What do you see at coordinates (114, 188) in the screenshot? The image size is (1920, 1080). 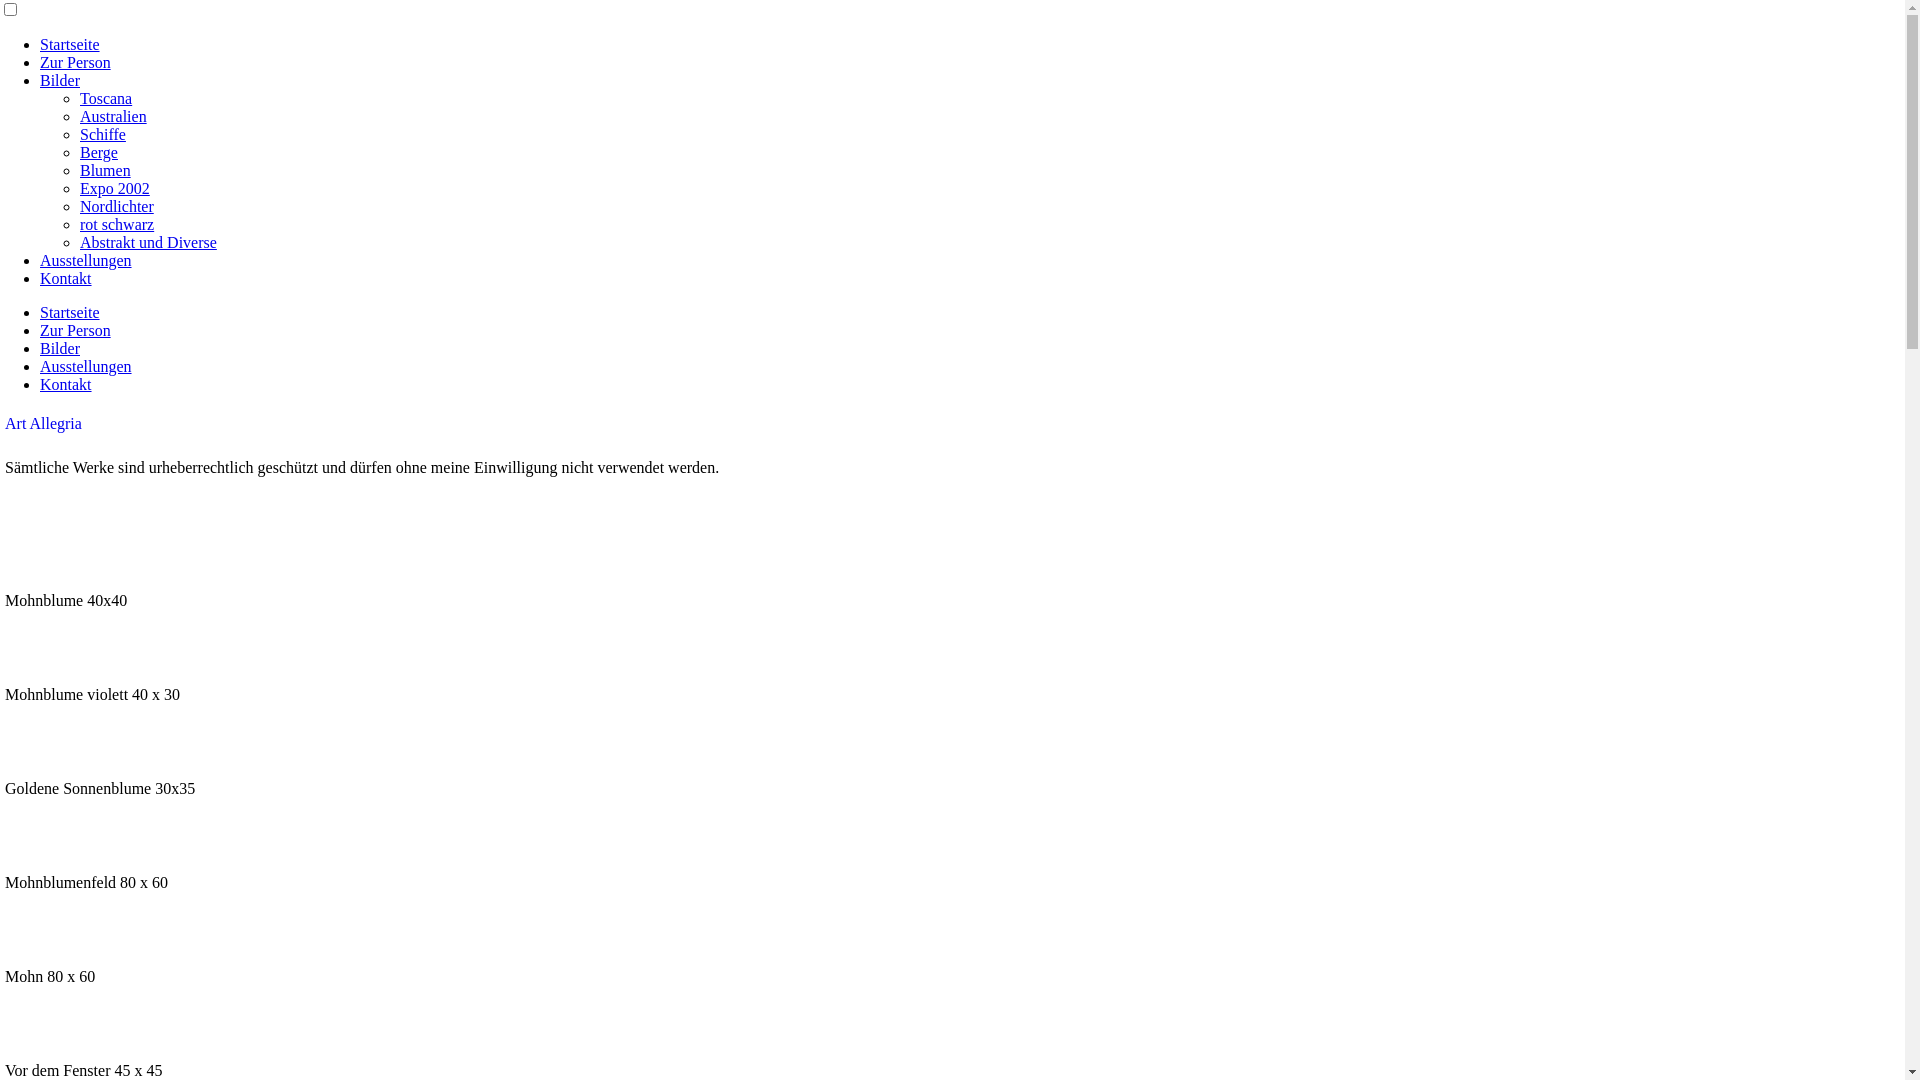 I see `'Expo 2002'` at bounding box center [114, 188].